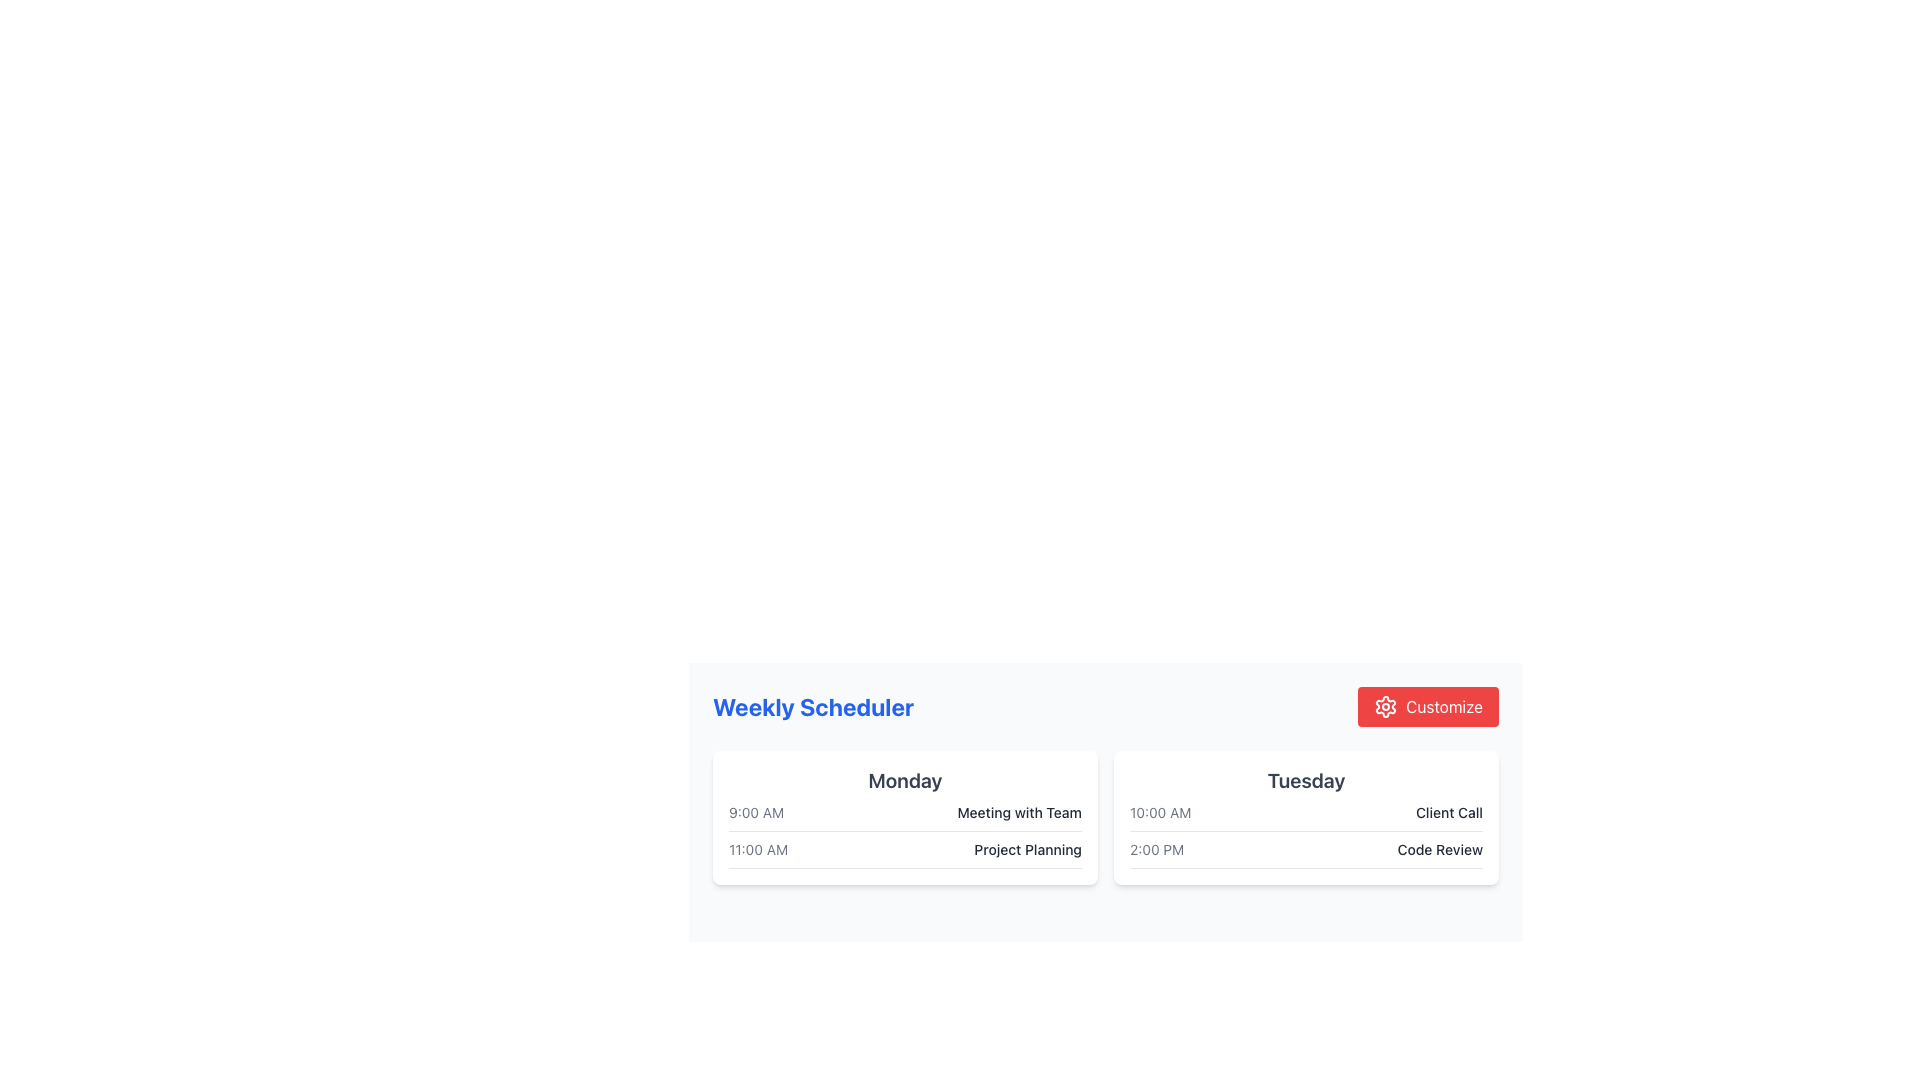 Image resolution: width=1920 pixels, height=1080 pixels. Describe the element at coordinates (1440, 849) in the screenshot. I see `the text label that represents the event or task scheduled at 2:00 PM, located on the right-hand side card under the 'Tuesday' heading in the scheduler interface` at that location.